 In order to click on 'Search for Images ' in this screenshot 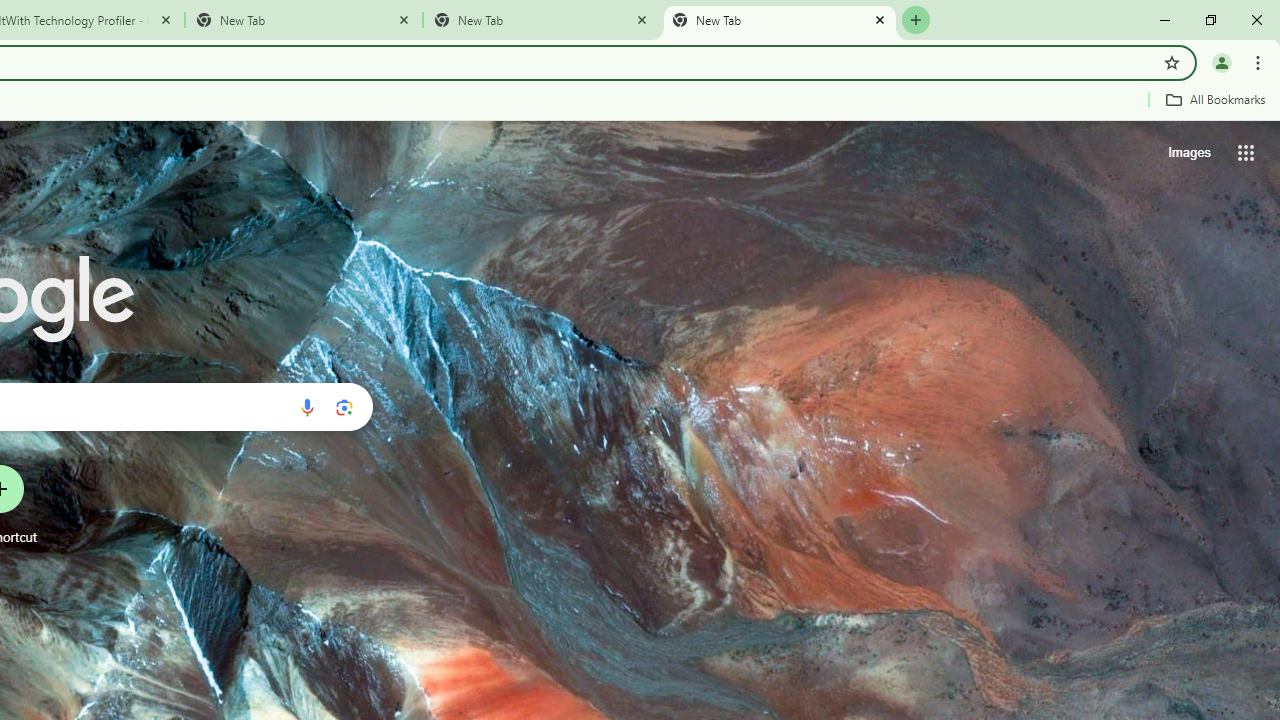, I will do `click(1189, 152)`.